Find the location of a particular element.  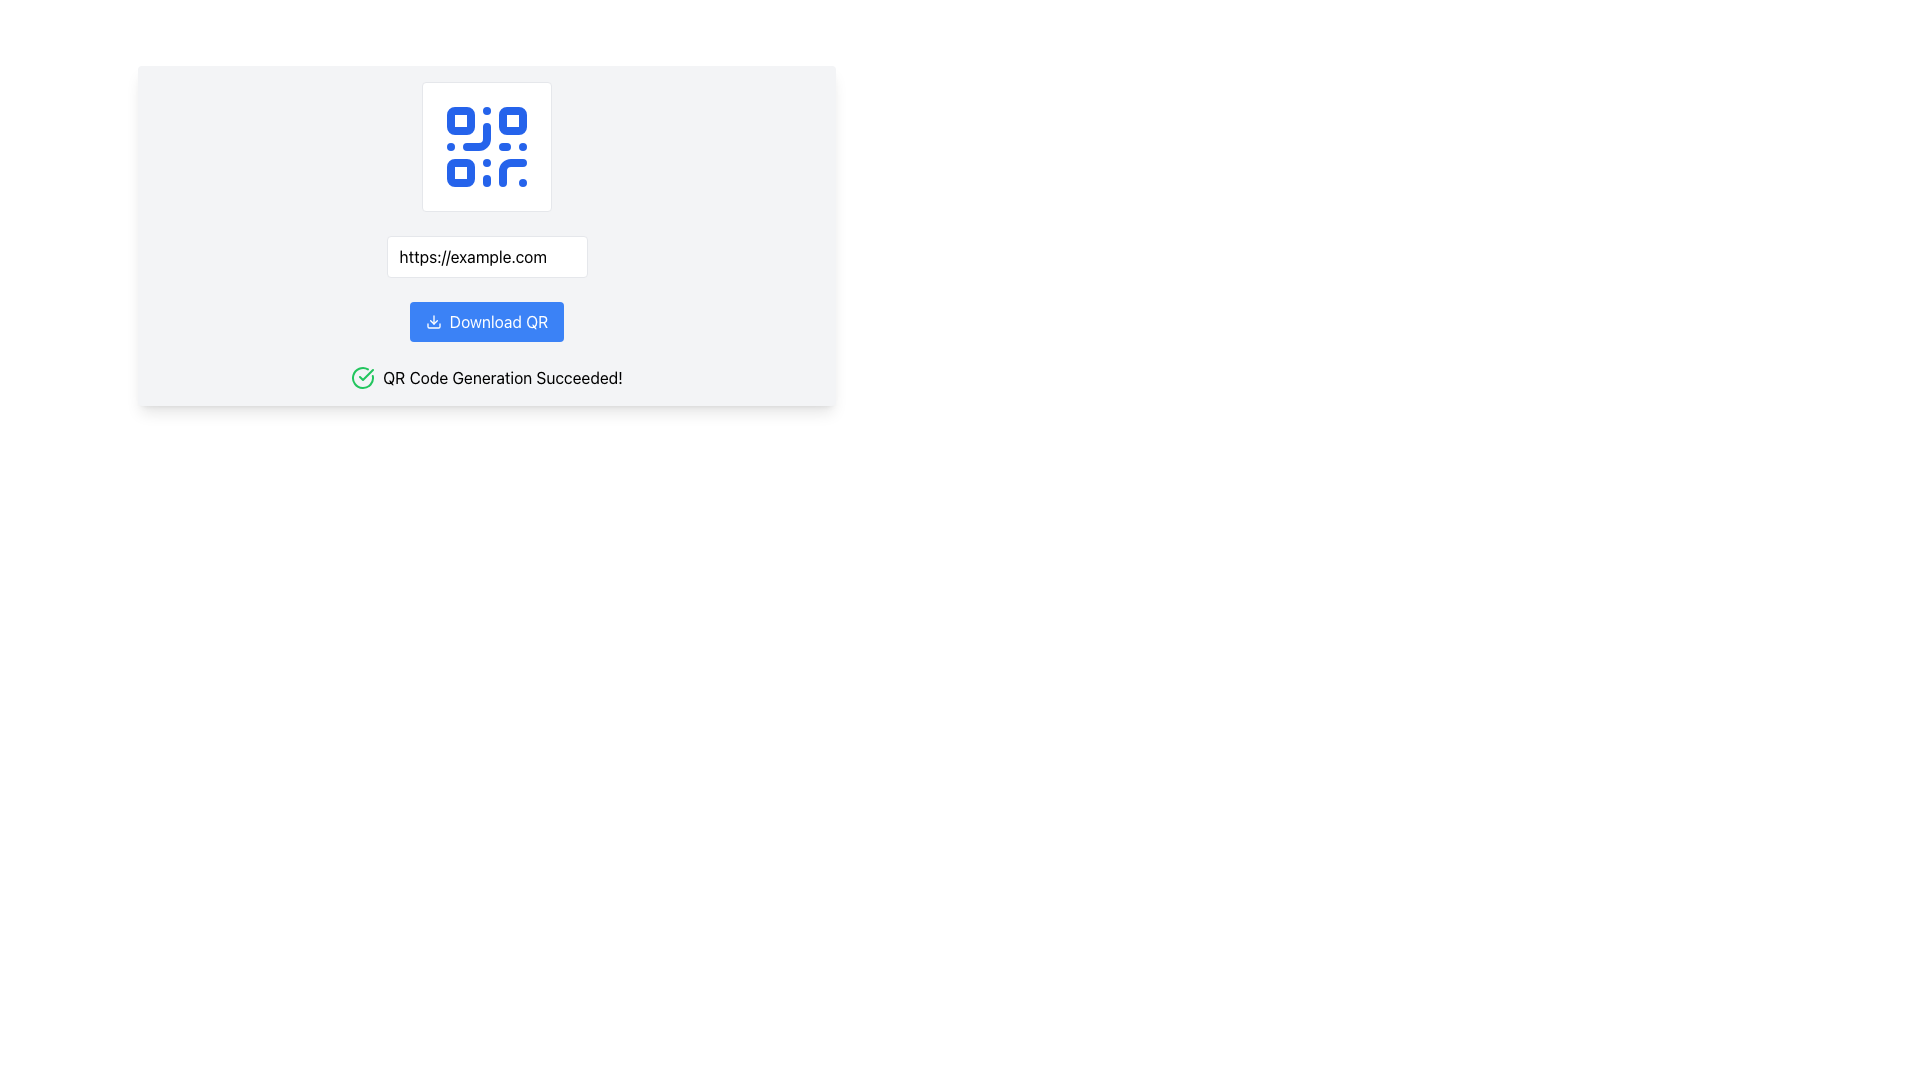

success message from the text label located centrally in the lower section of the interface, beneath the 'Download QR' button, which notifies the user of the successful generation of a QR code is located at coordinates (503, 378).